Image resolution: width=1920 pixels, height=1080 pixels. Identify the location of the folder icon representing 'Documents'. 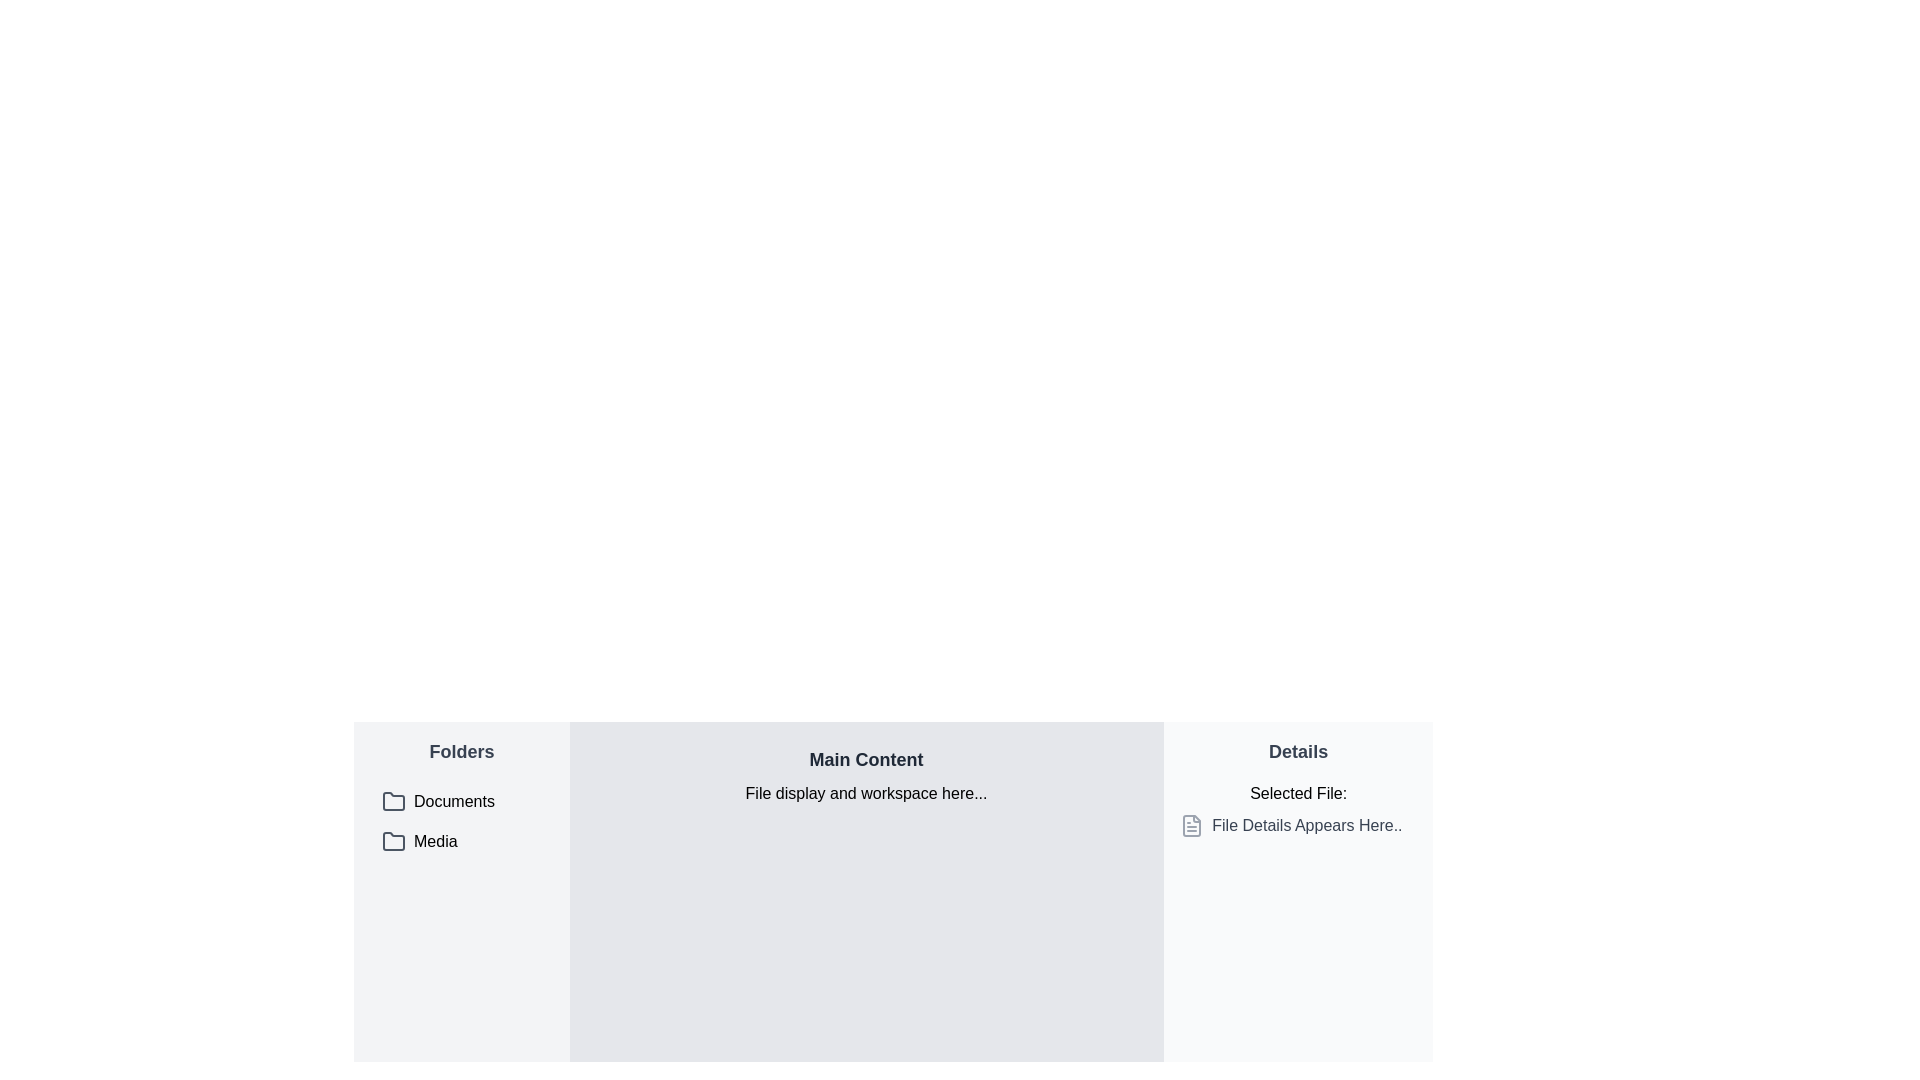
(393, 800).